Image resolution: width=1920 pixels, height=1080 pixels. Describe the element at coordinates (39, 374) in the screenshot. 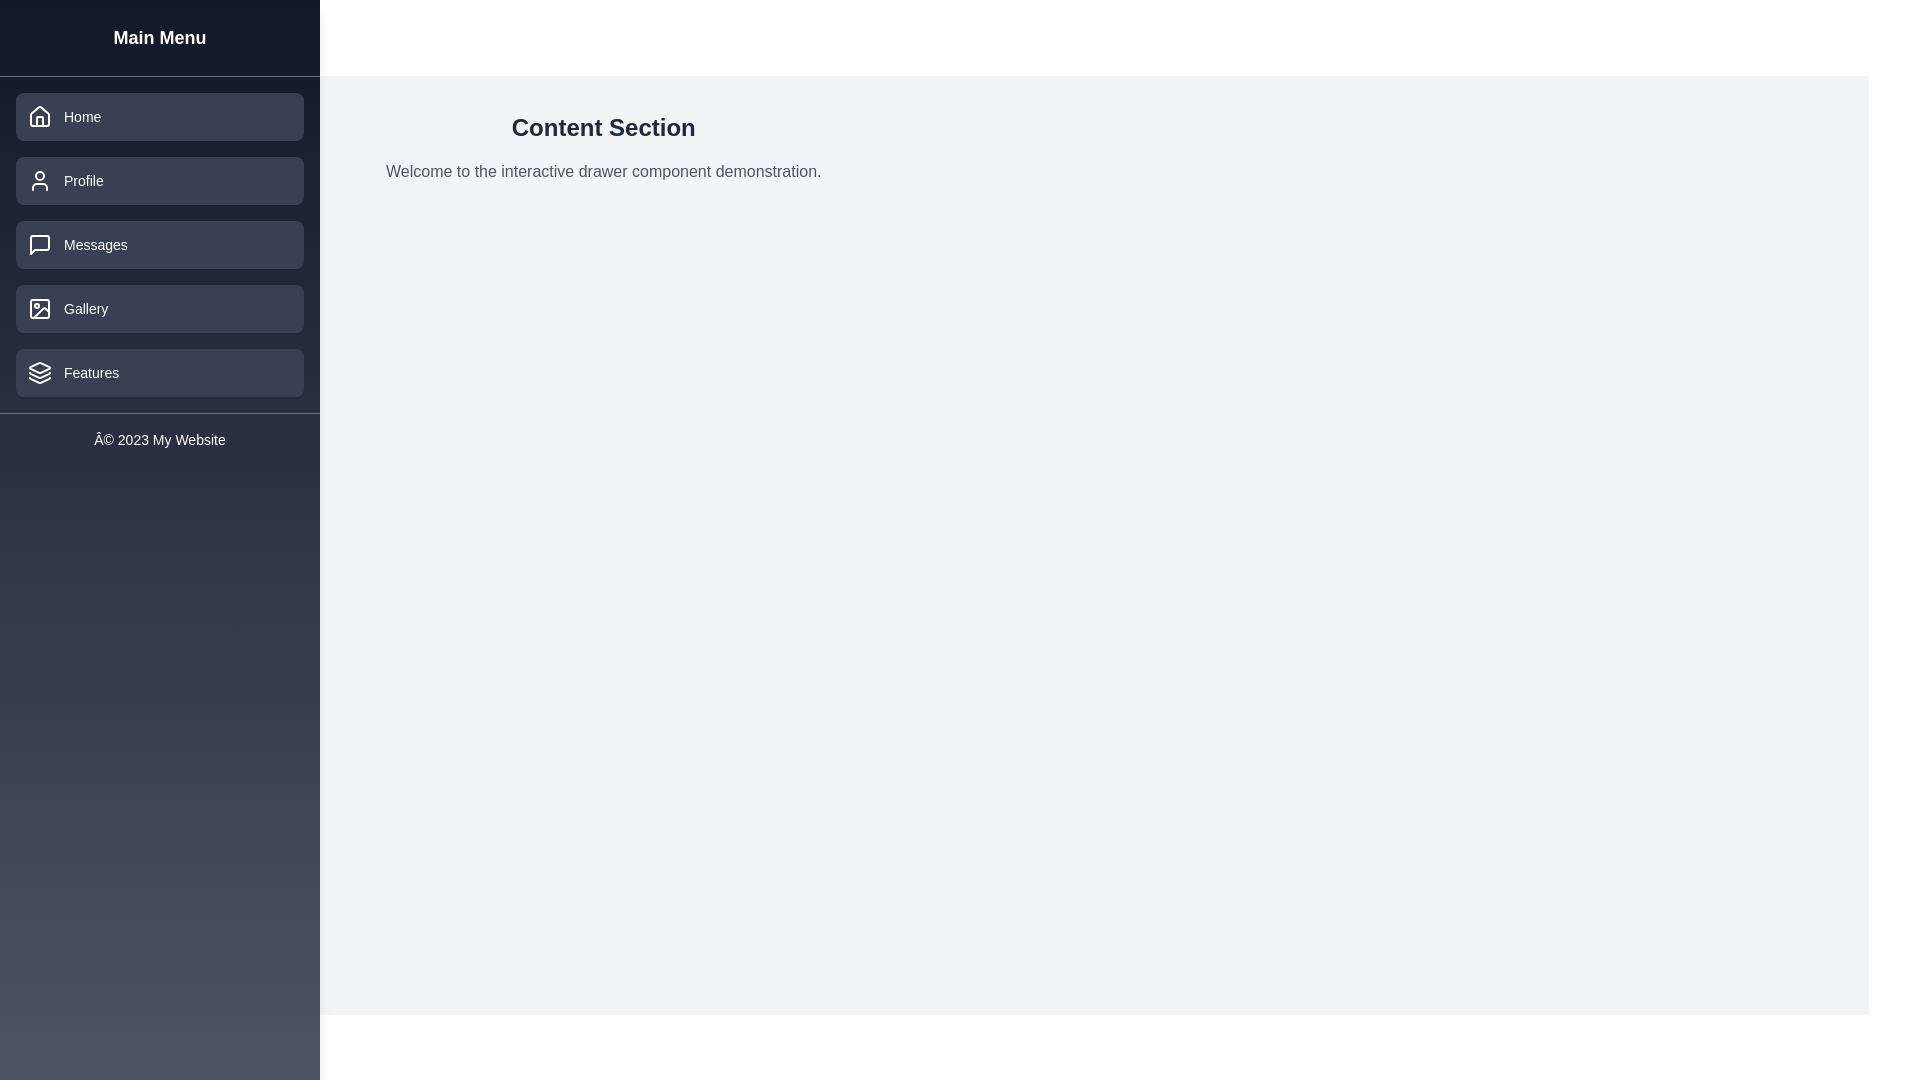

I see `the triangular icon located in the sidebar navigation menu, which is associated with the 'Features' menu item, positioned beneath the 'Gallery' text and above the copyright text` at that location.